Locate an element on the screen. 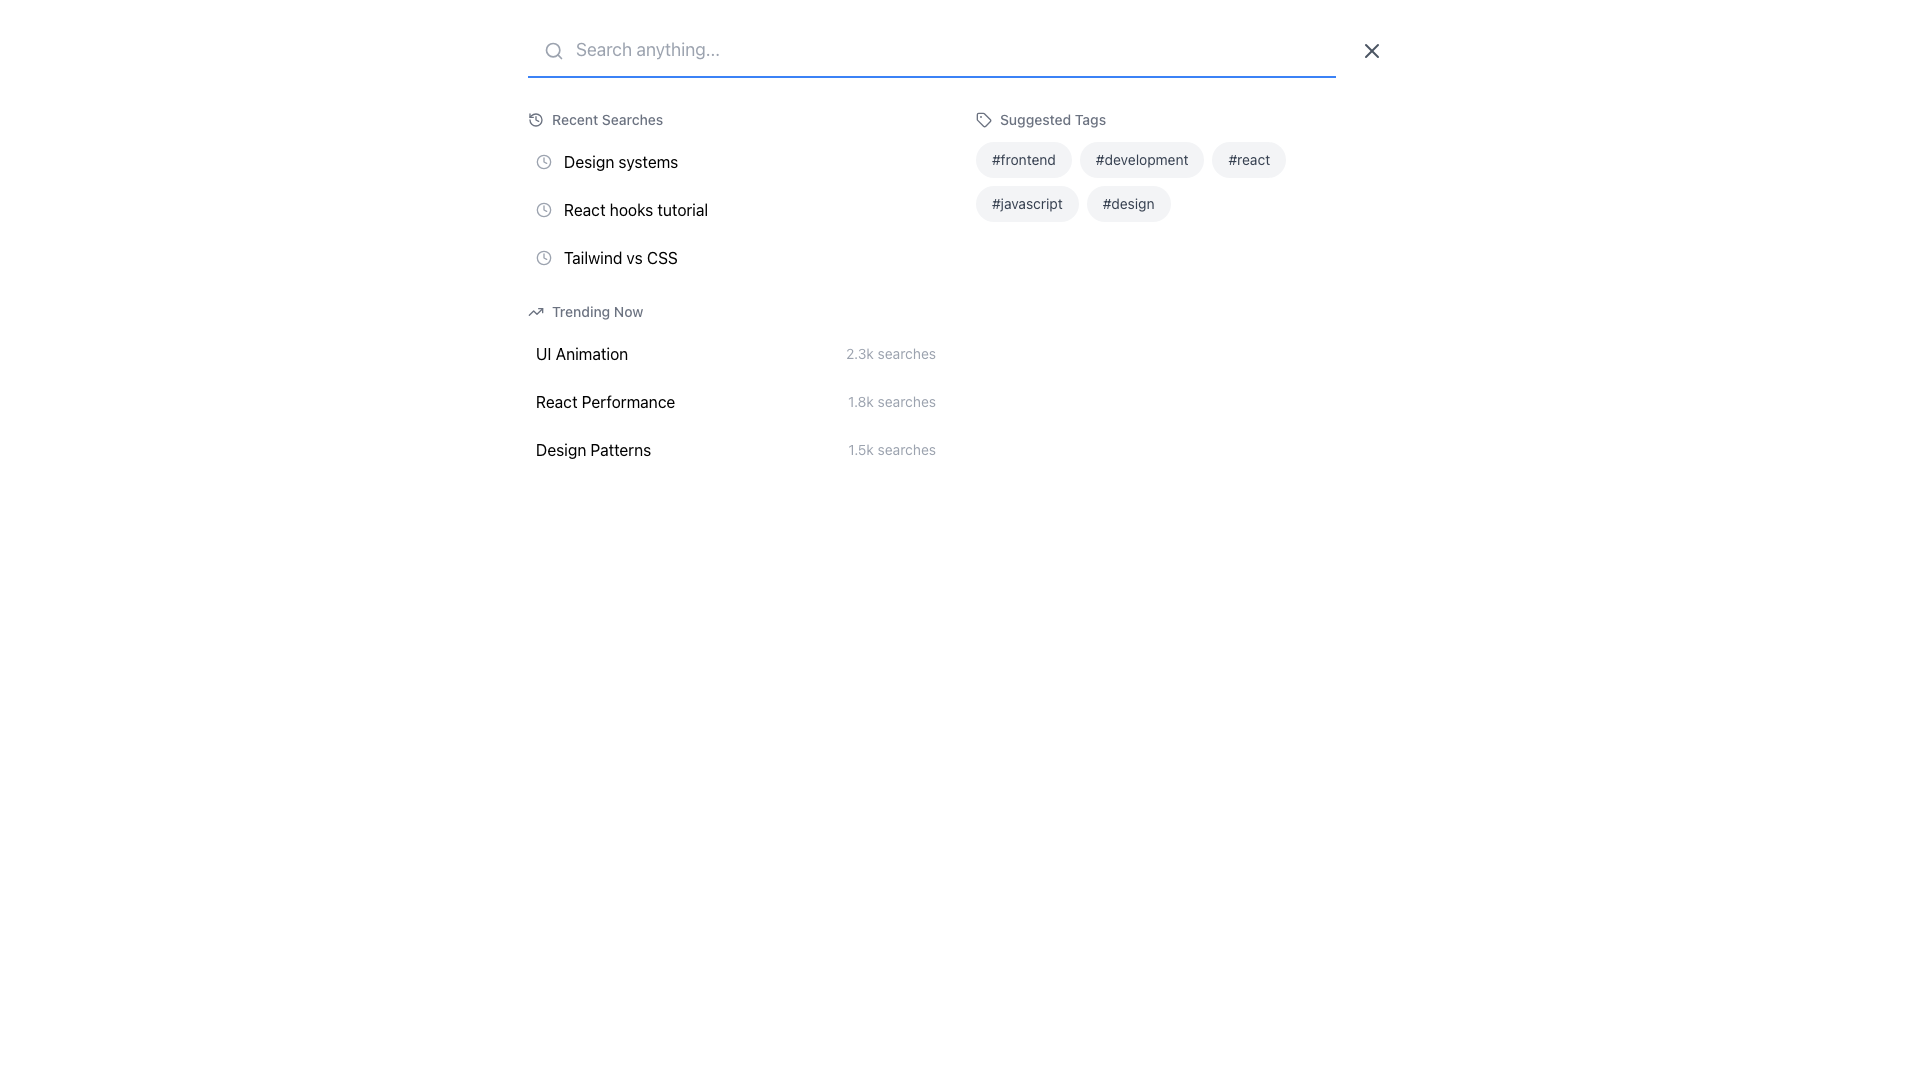  the 'design' tag button, which is the last tag in the second row of the 'Suggested Tags' list is located at coordinates (1128, 204).